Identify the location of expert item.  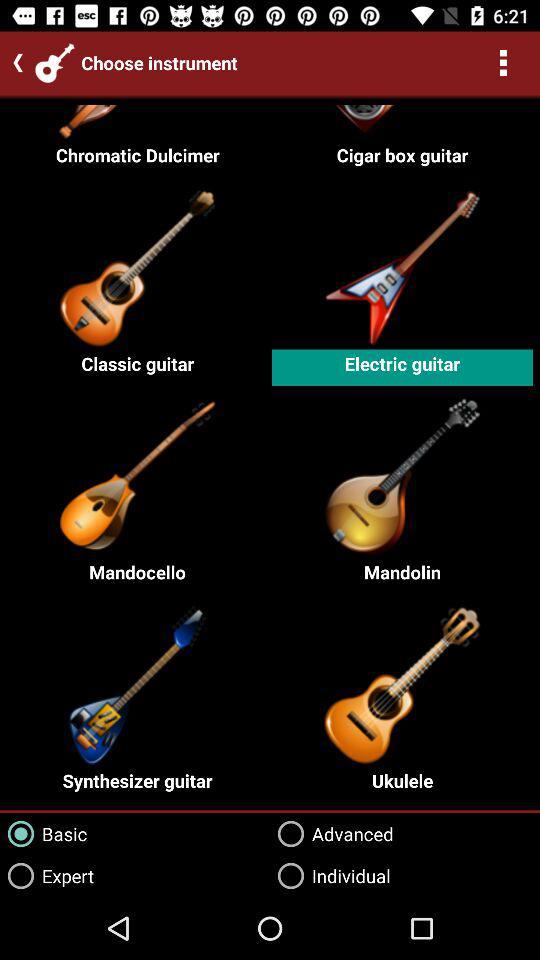
(47, 875).